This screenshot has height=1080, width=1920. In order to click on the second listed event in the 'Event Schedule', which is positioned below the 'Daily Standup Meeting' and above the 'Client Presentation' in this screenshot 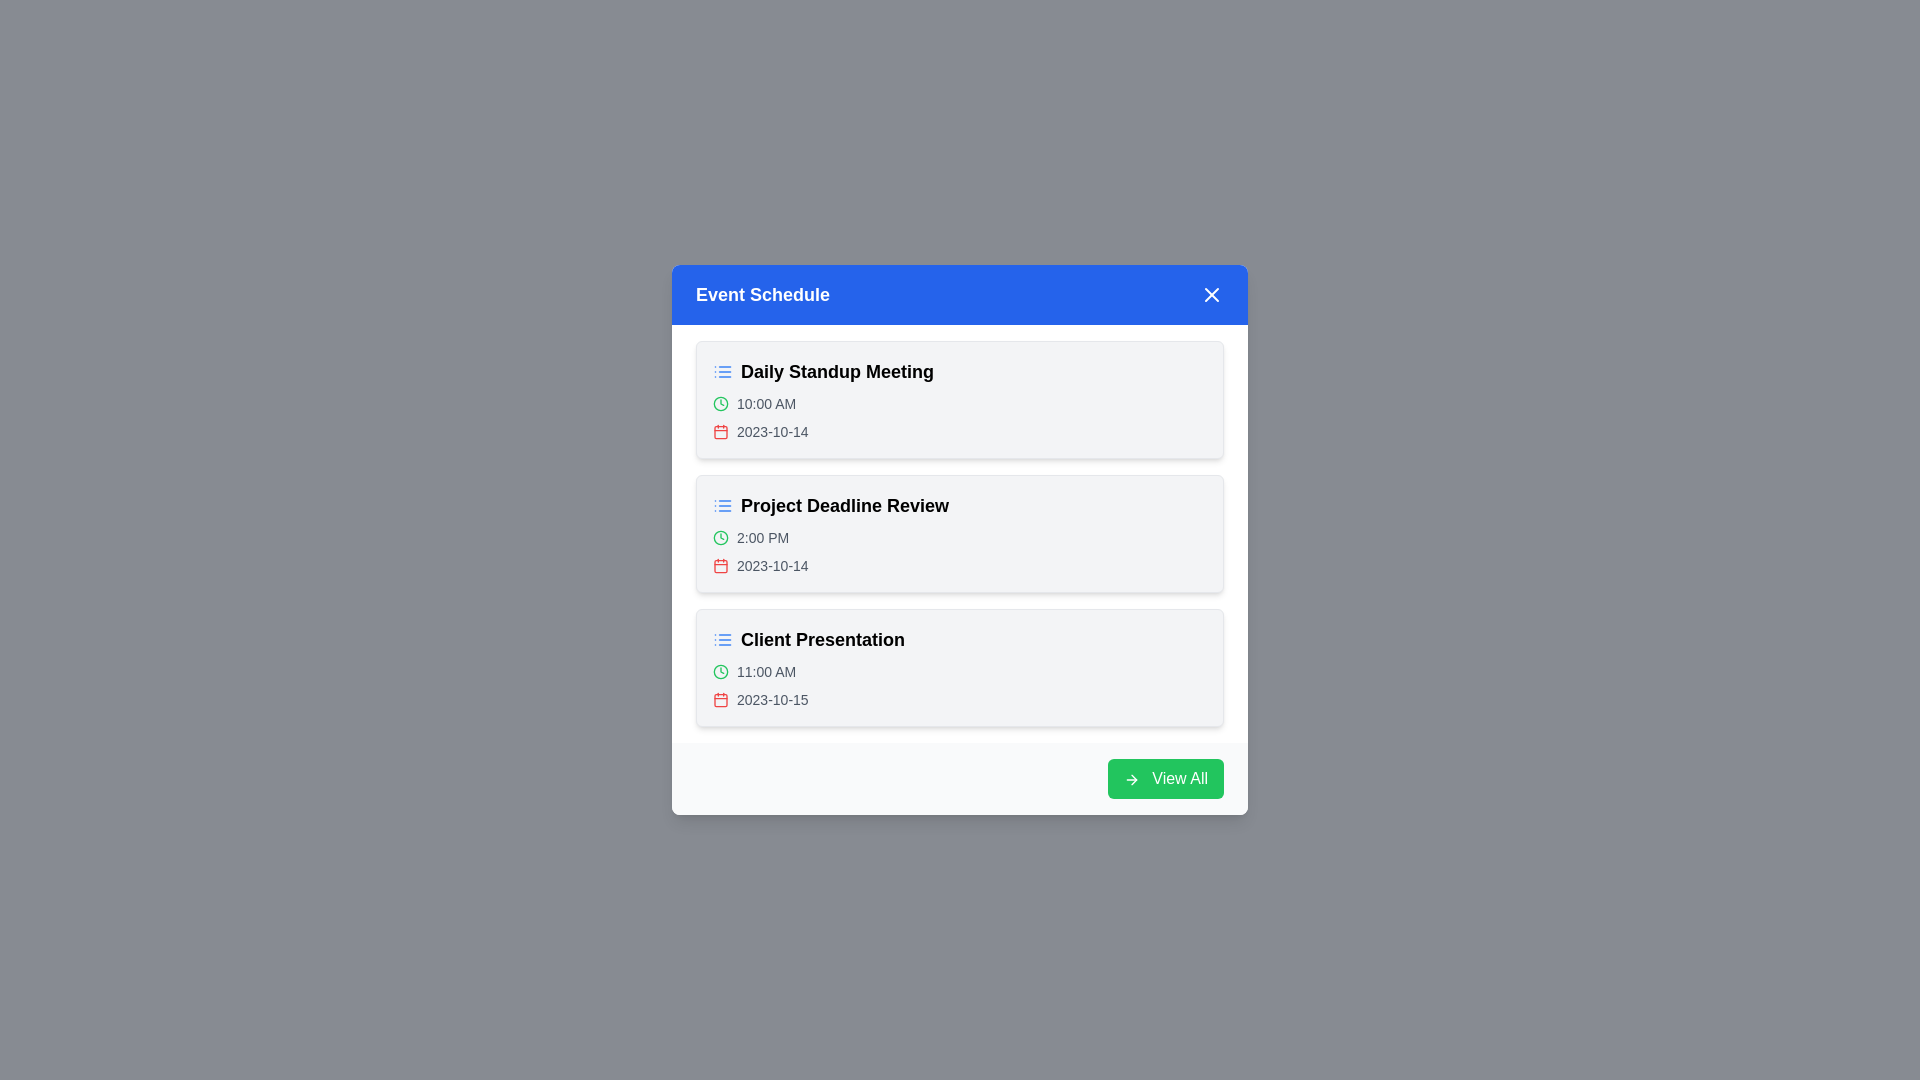, I will do `click(960, 532)`.